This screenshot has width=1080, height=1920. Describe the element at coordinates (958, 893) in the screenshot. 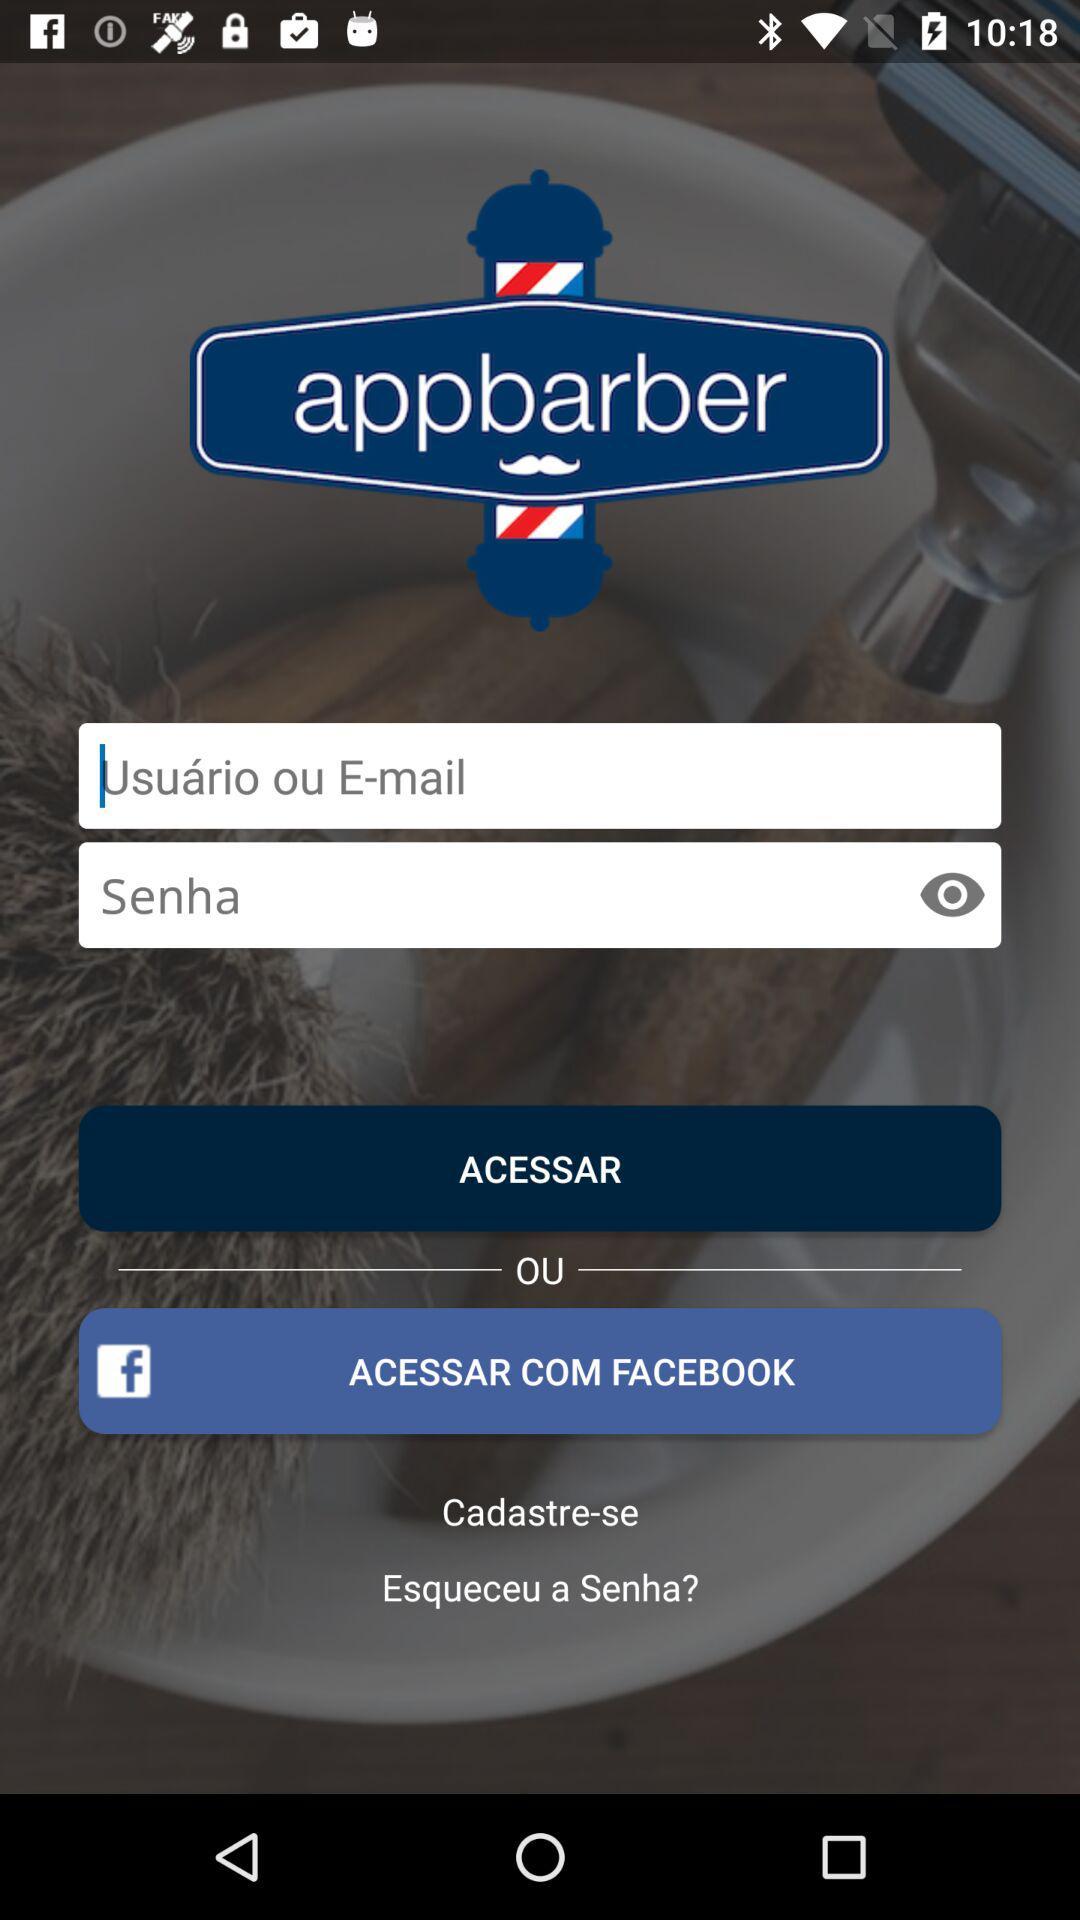

I see `the visibility icon` at that location.